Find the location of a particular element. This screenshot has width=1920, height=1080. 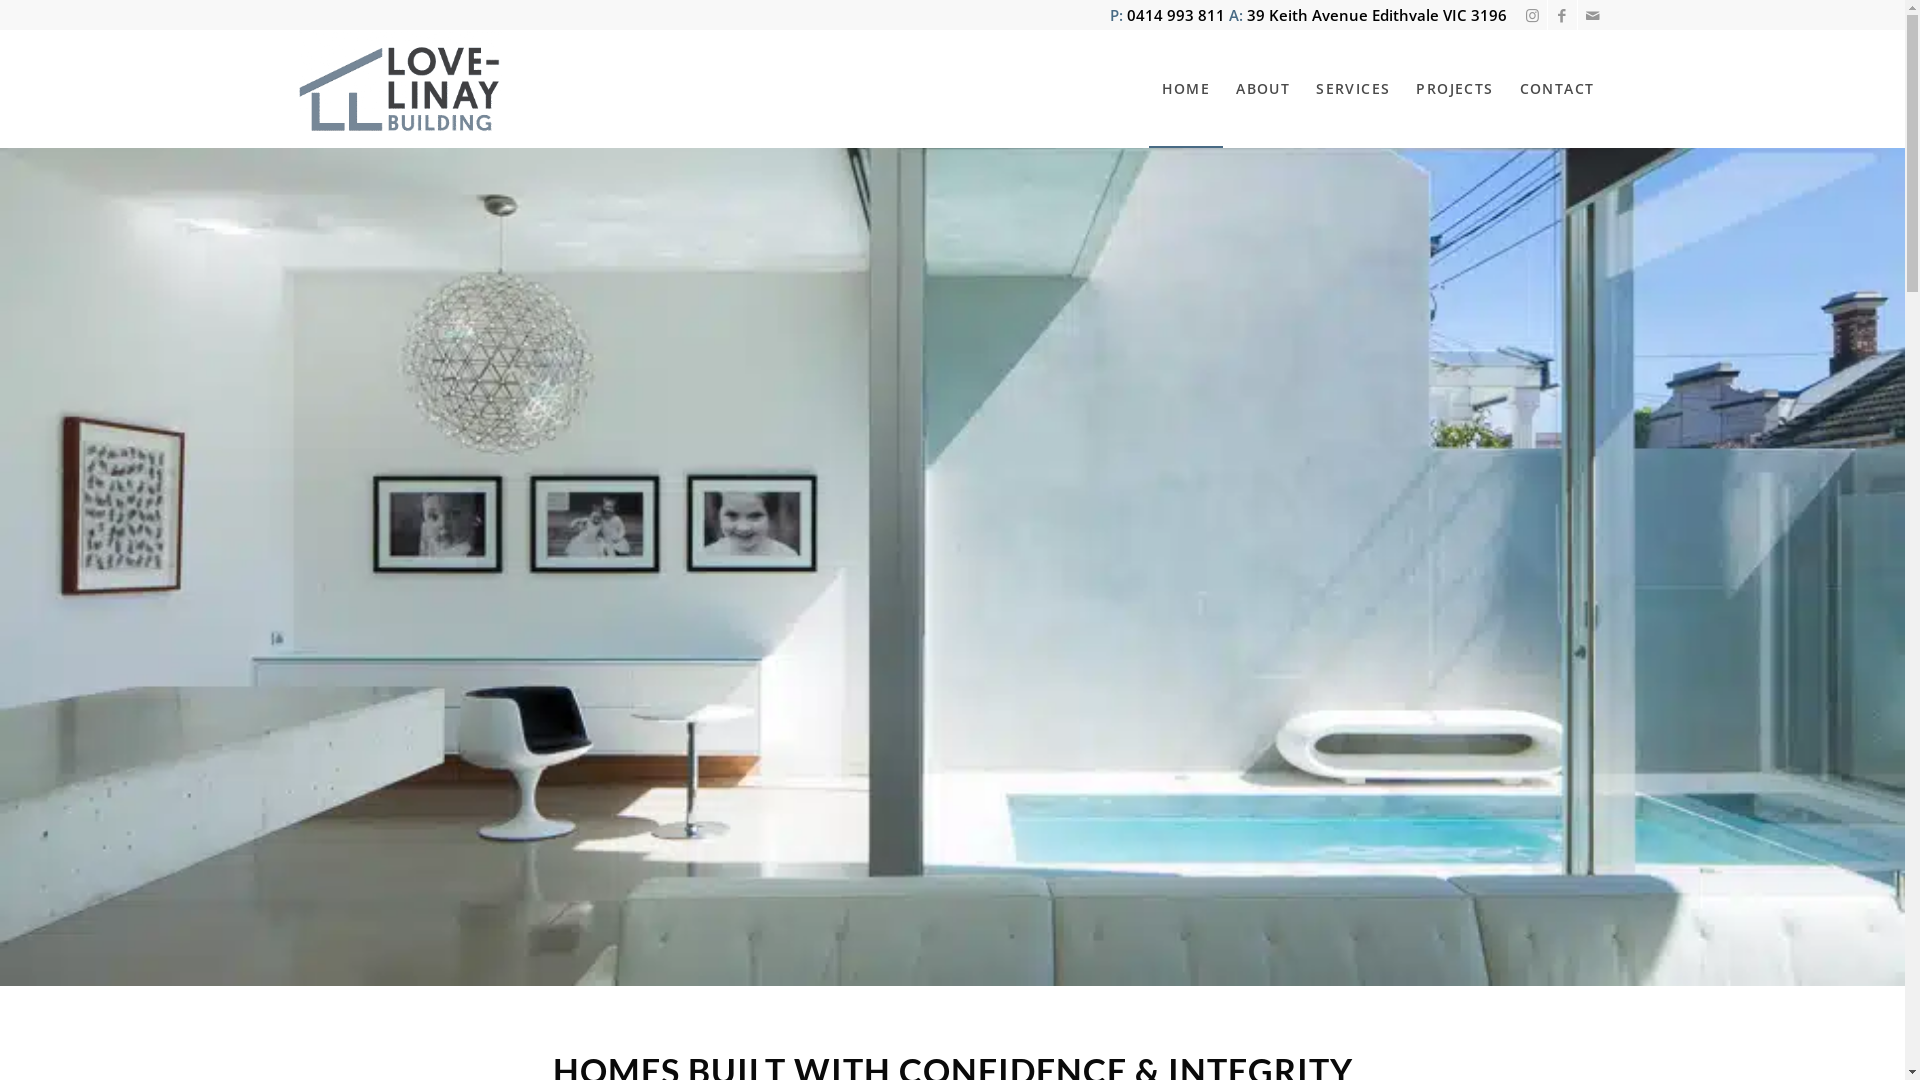

'ABOUT' is located at coordinates (1261, 87).